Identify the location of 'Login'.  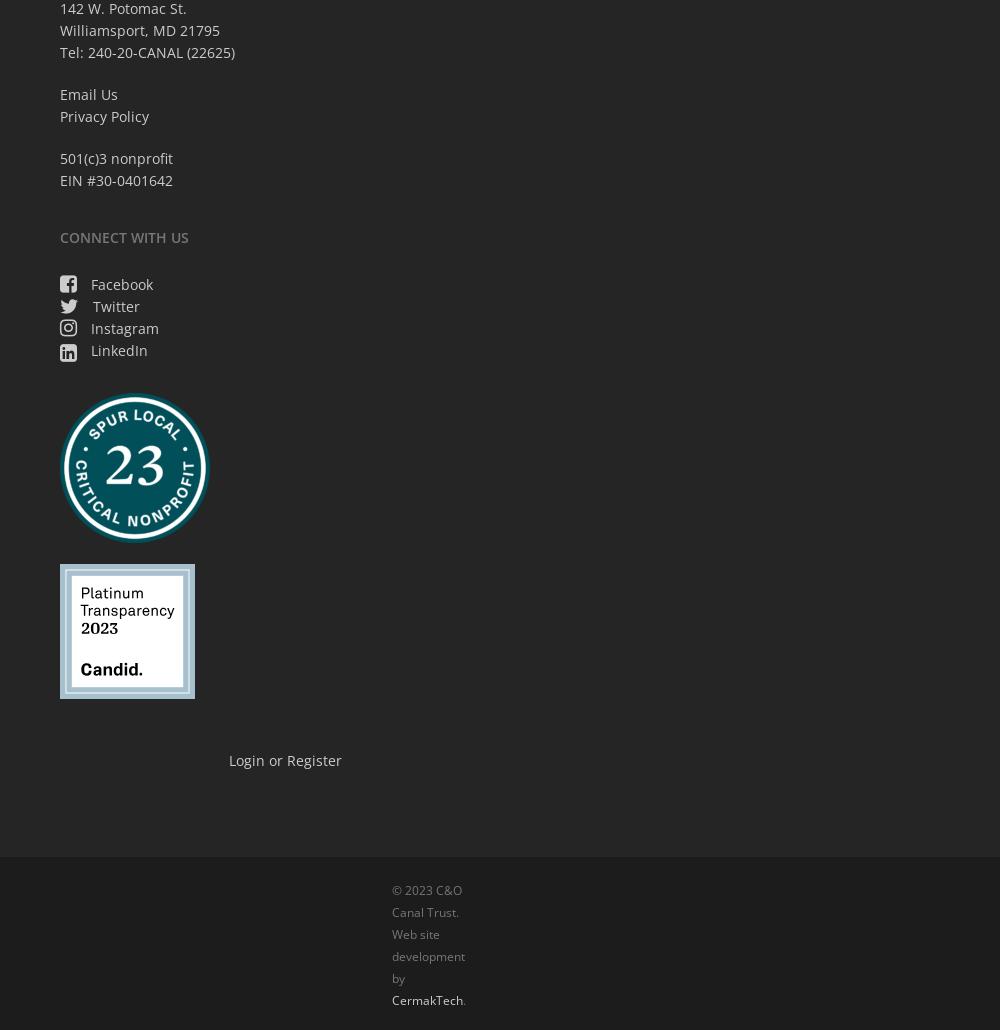
(227, 759).